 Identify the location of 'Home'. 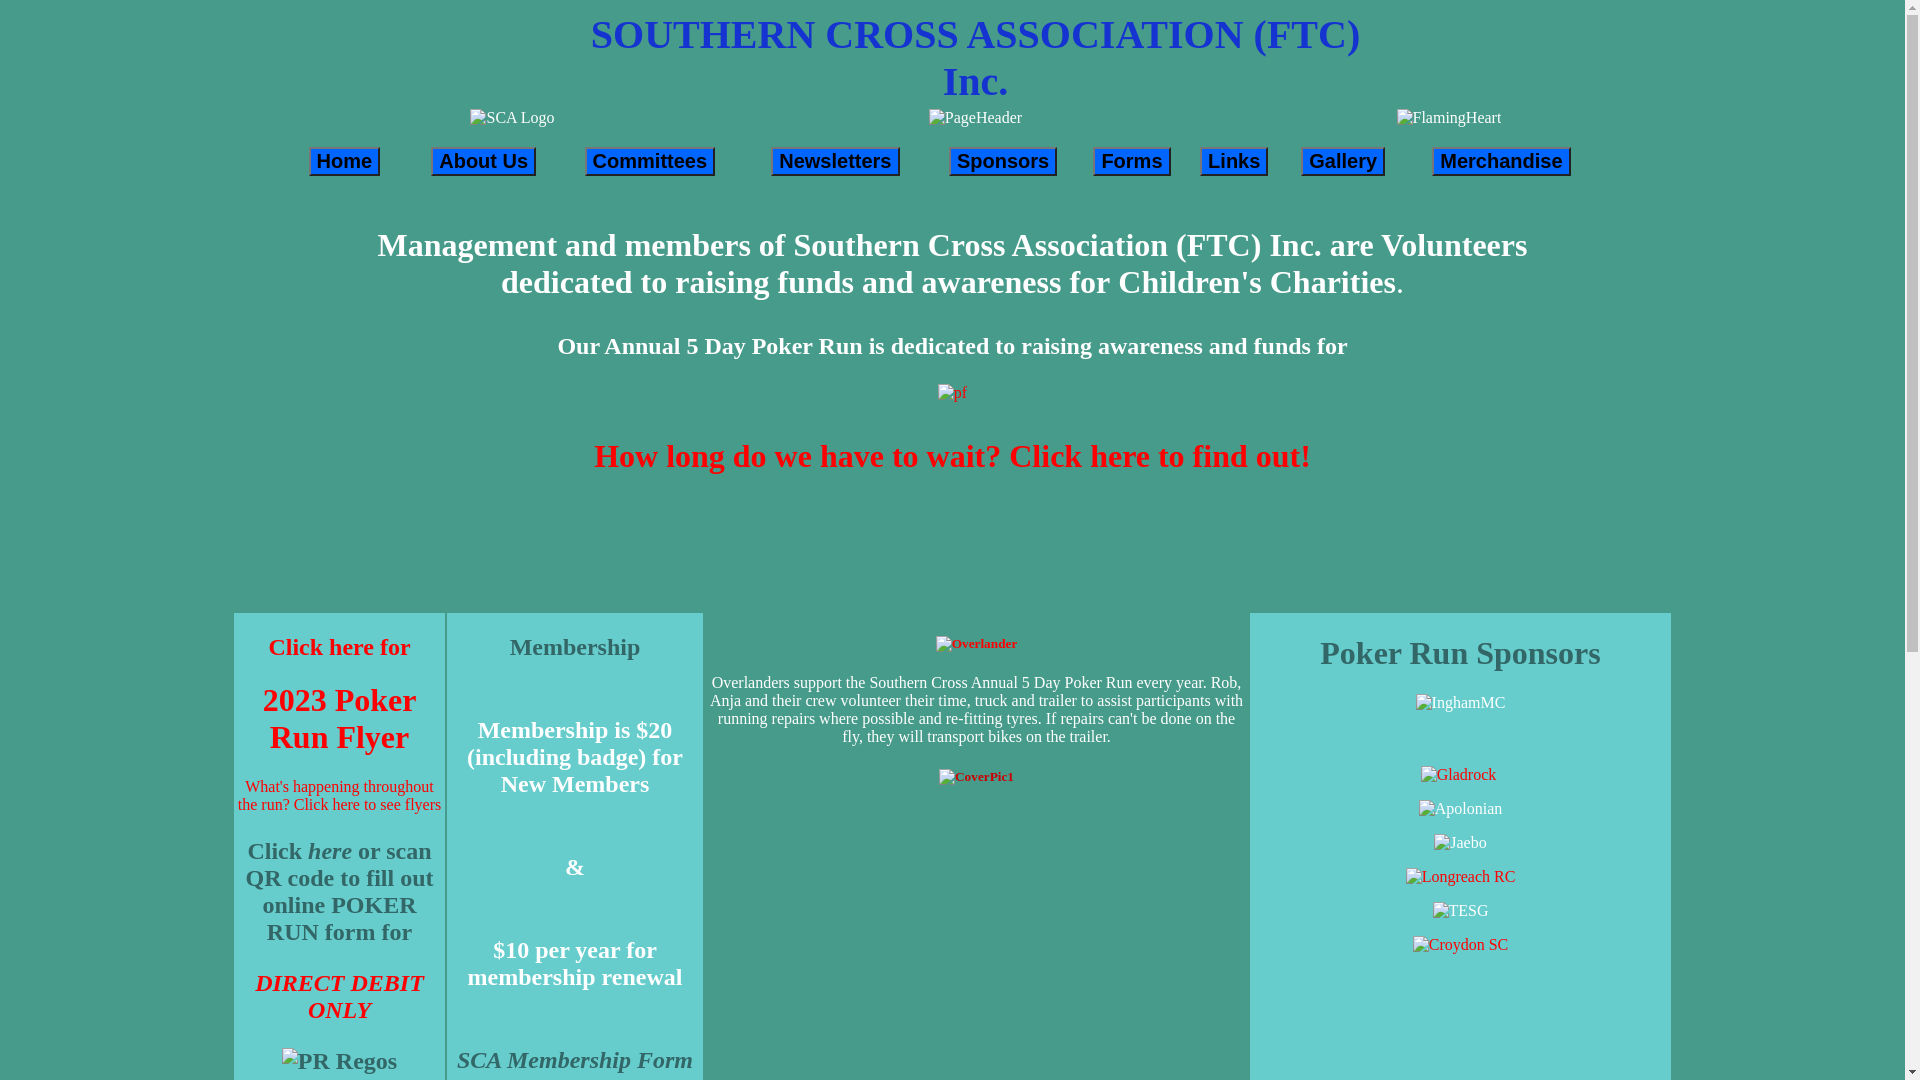
(344, 159).